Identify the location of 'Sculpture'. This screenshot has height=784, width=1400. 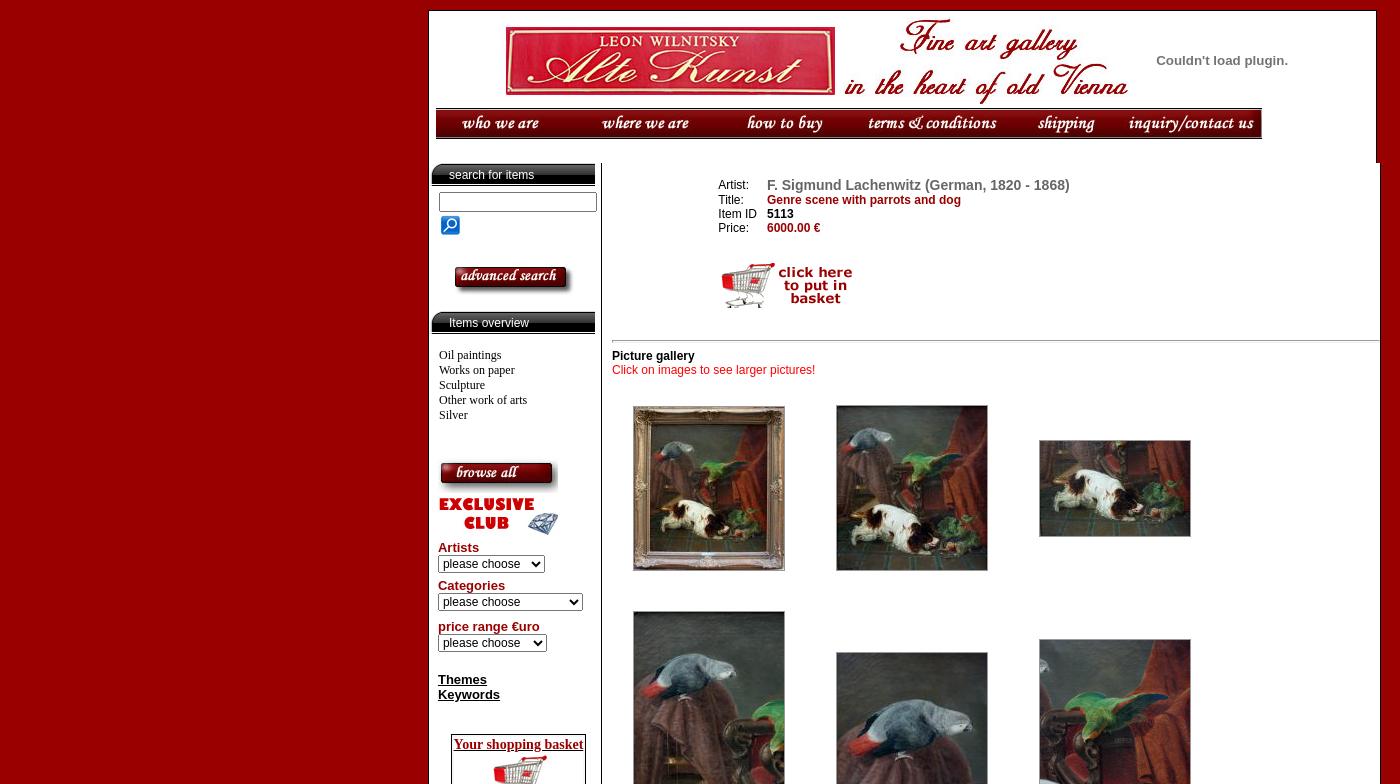
(461, 385).